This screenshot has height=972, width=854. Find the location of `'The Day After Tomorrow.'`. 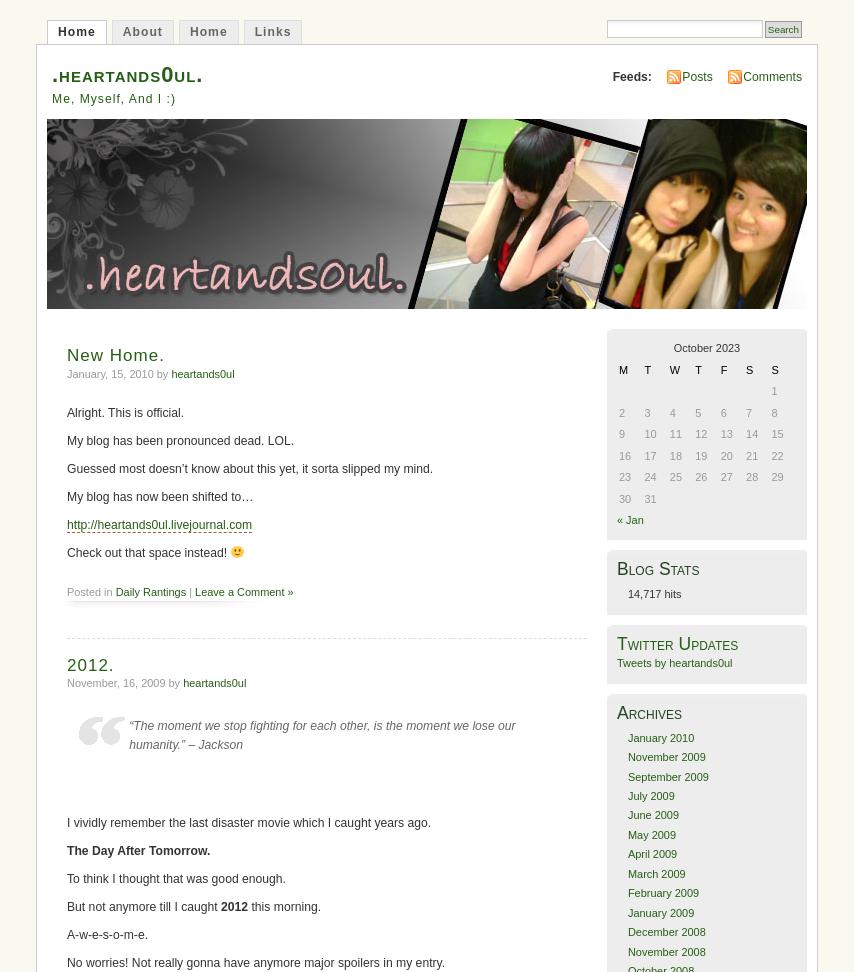

'The Day After Tomorrow.' is located at coordinates (66, 849).